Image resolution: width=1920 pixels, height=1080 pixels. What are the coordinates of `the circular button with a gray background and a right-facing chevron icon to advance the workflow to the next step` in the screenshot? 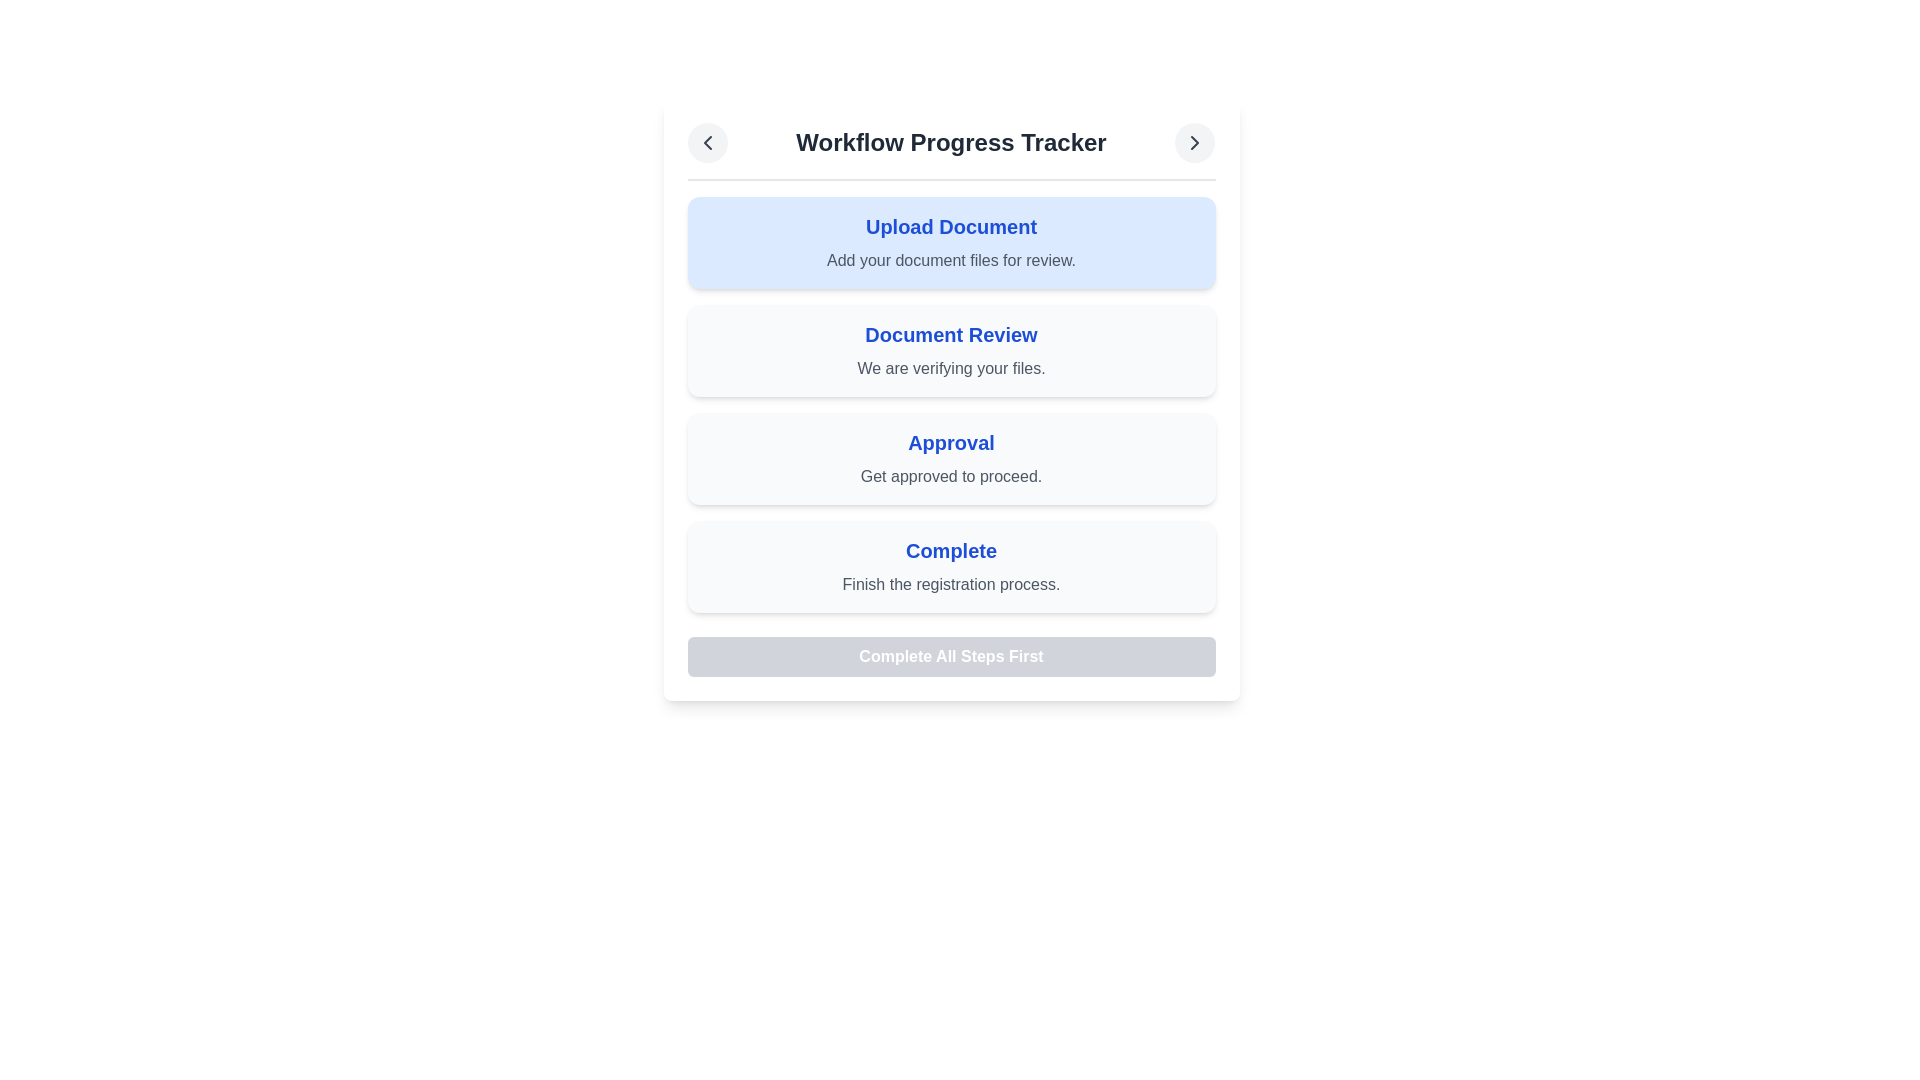 It's located at (1195, 141).